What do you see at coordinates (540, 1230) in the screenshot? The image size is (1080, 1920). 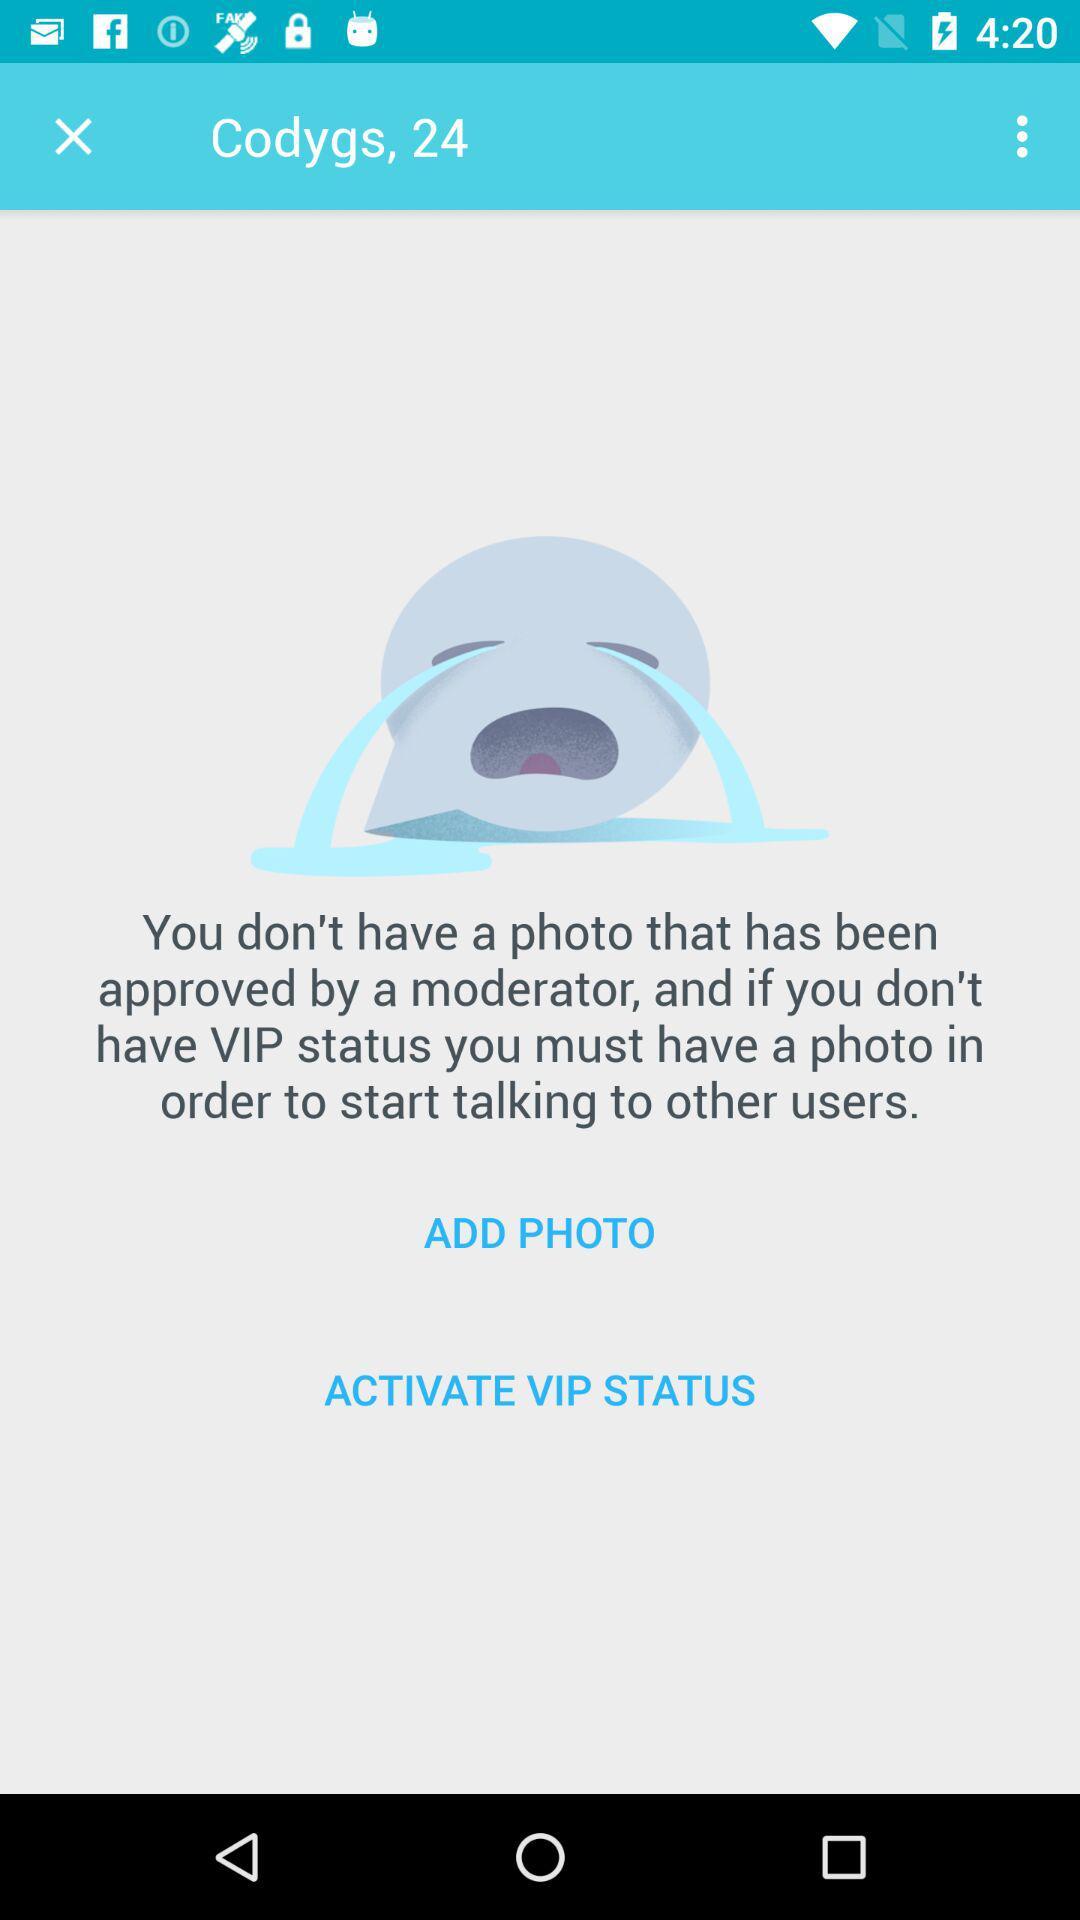 I see `add photo icon` at bounding box center [540, 1230].